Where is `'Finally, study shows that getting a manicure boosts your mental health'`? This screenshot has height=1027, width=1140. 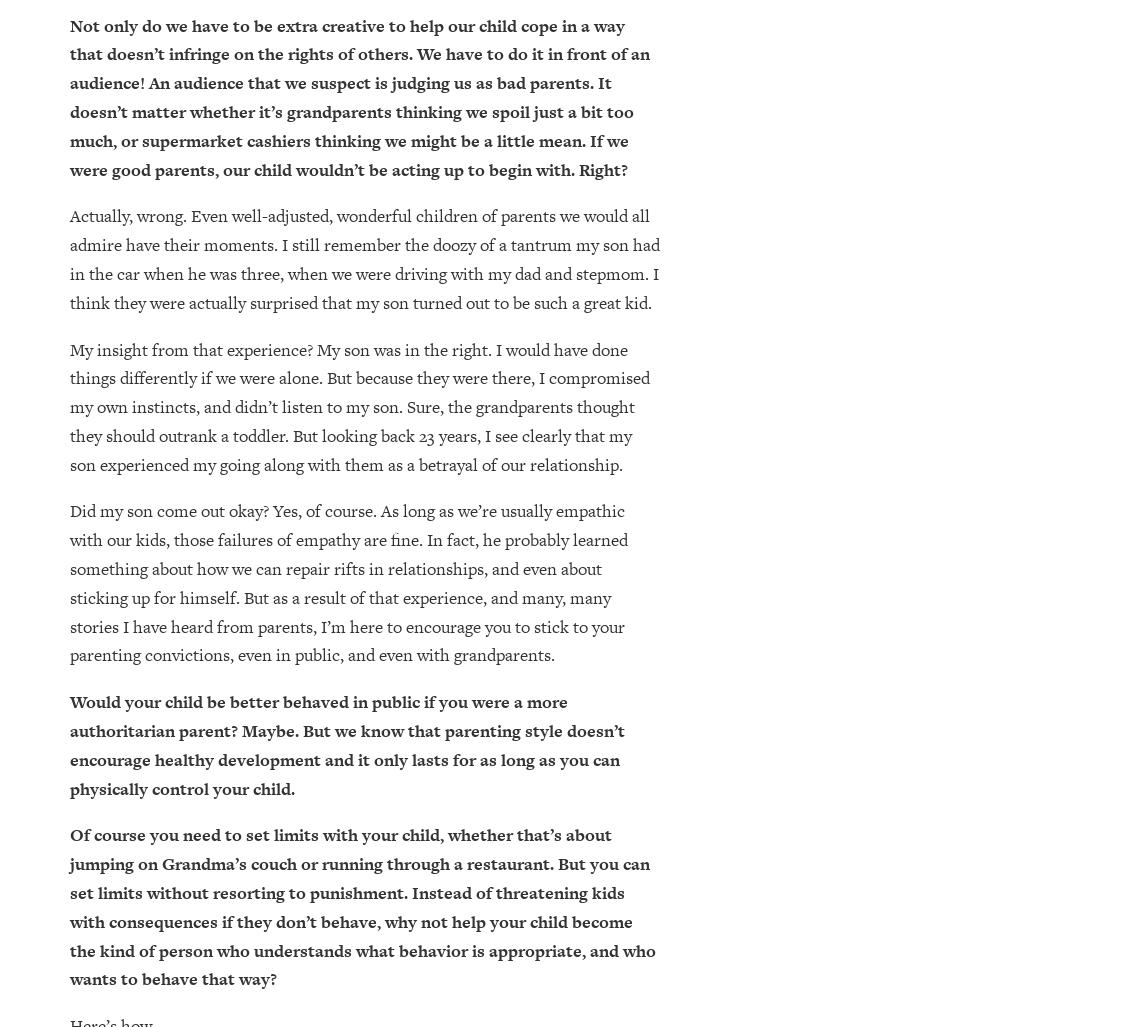
'Finally, study shows that getting a manicure boosts your mental health' is located at coordinates (830, 141).